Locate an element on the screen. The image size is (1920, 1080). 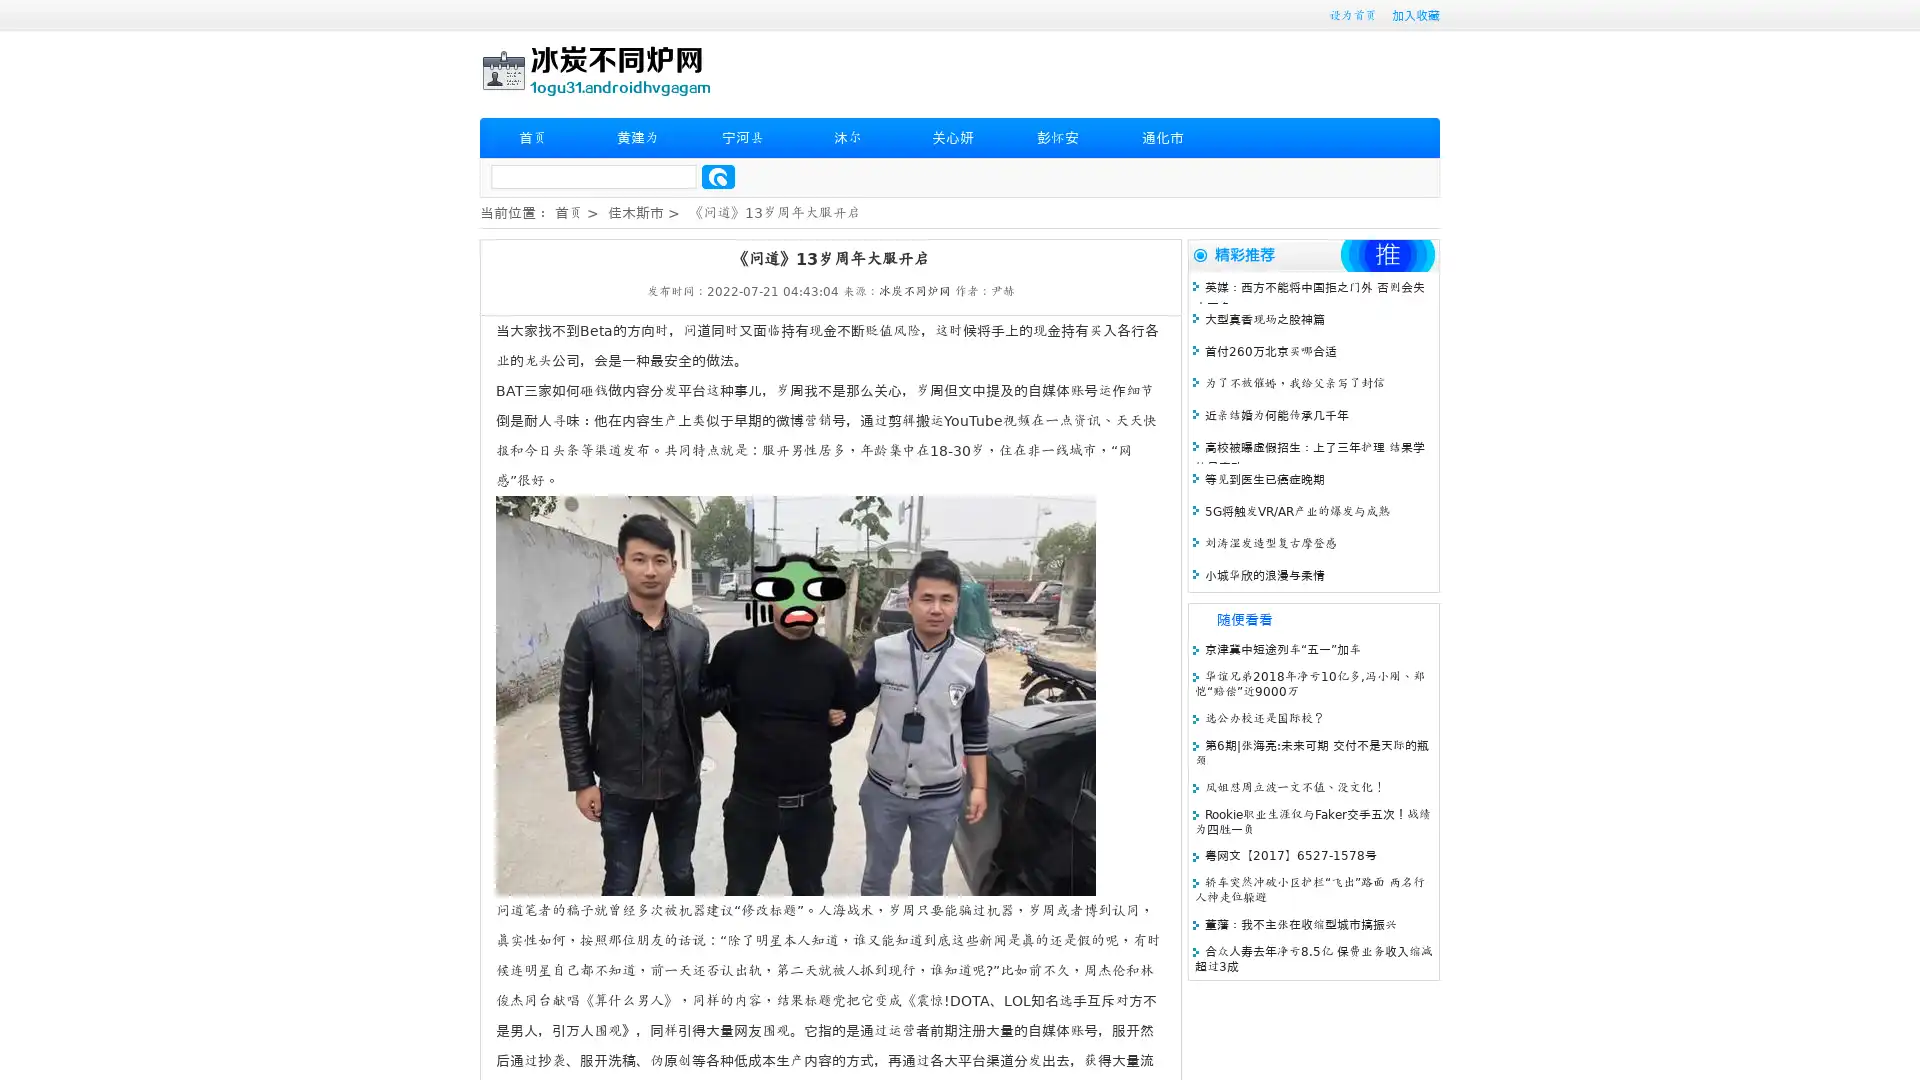
Search is located at coordinates (718, 176).